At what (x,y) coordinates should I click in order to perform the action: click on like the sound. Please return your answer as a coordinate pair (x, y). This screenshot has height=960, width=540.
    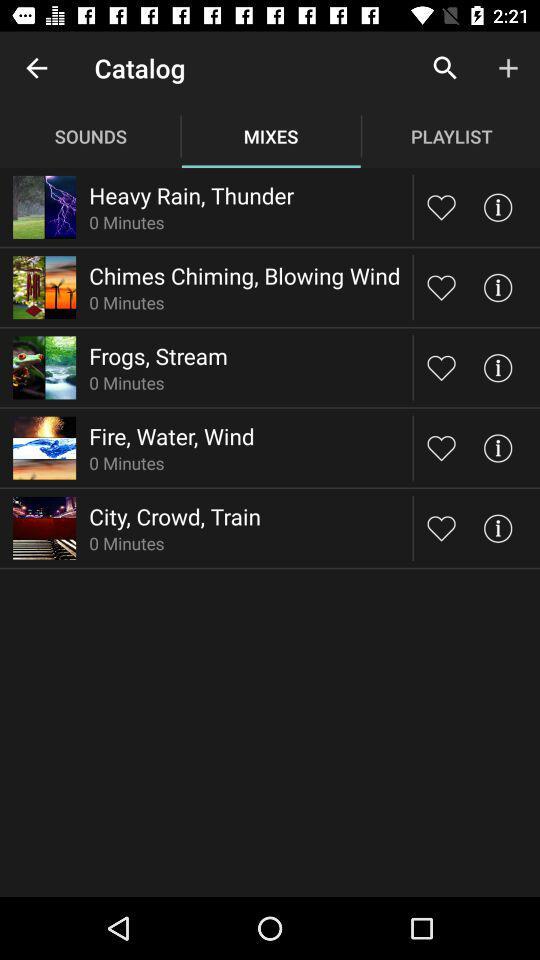
    Looking at the image, I should click on (441, 366).